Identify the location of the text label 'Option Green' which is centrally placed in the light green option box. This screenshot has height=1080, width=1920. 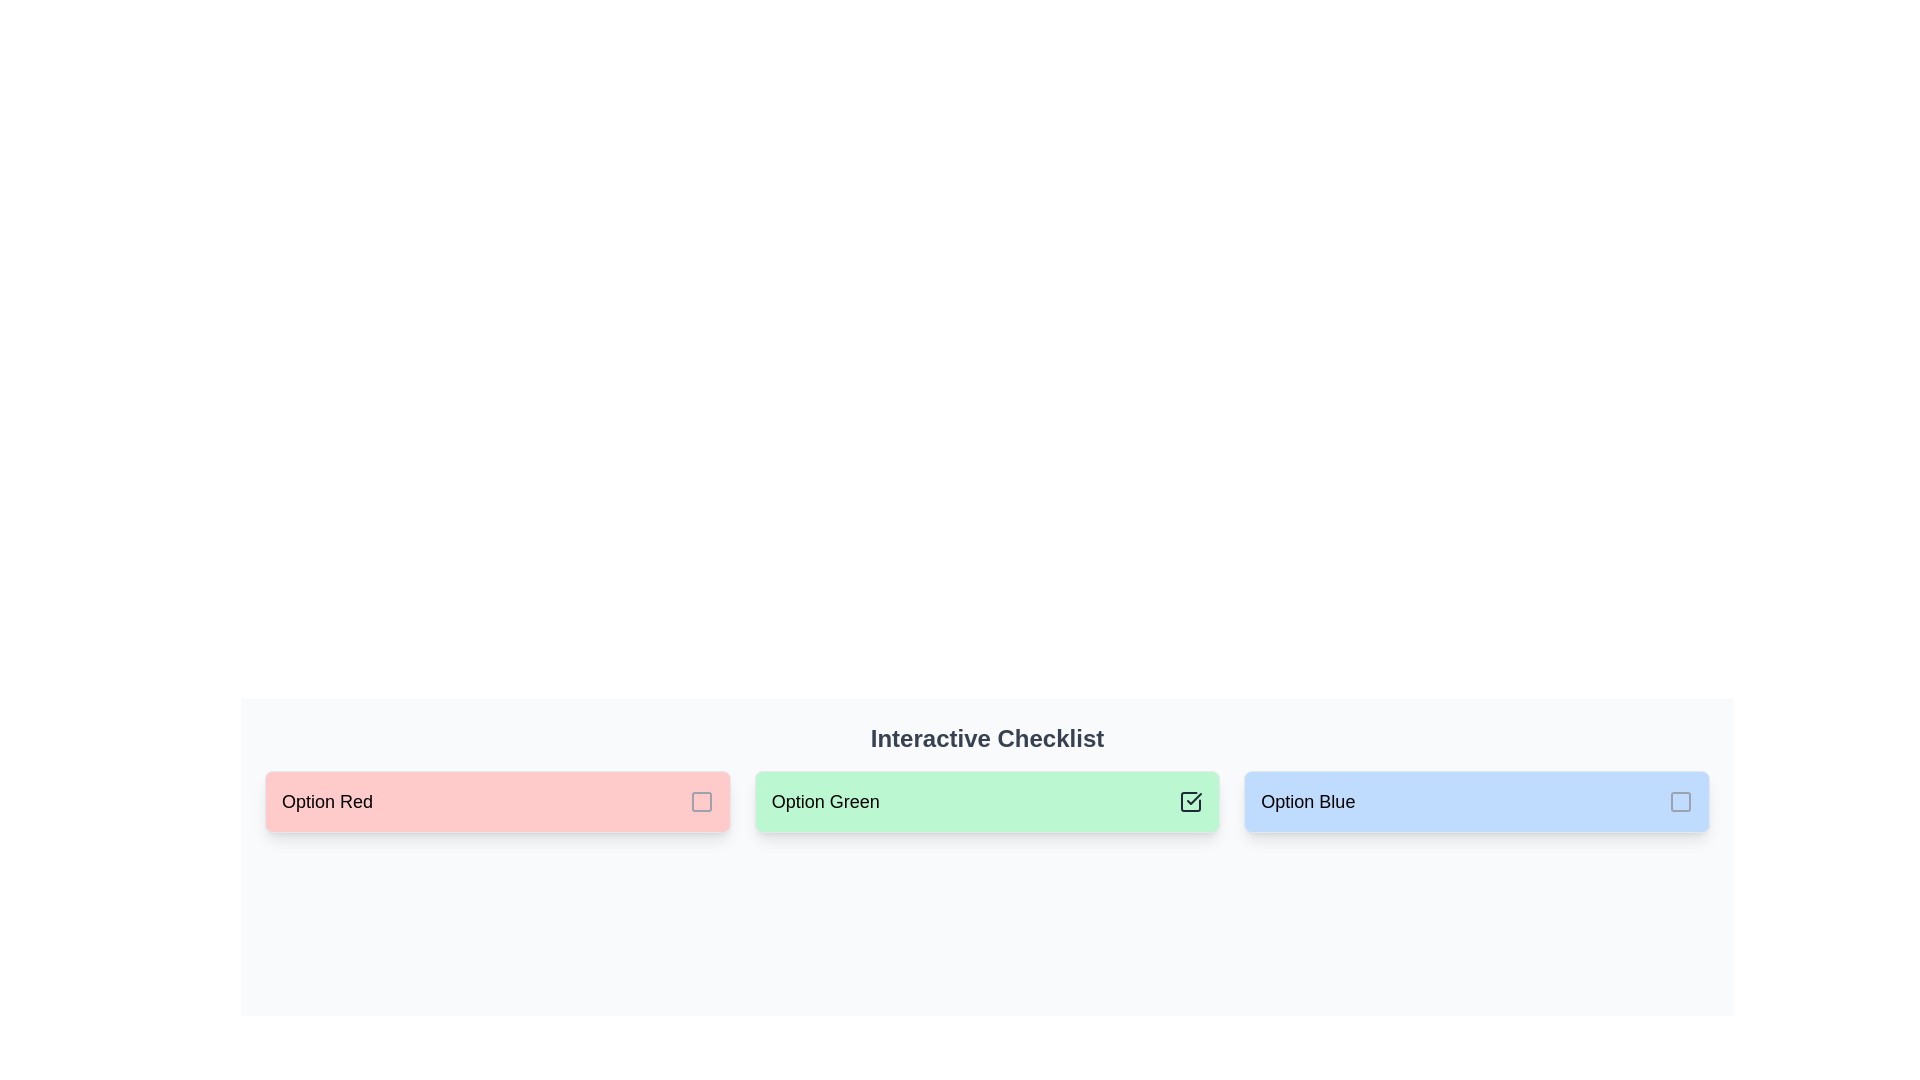
(825, 801).